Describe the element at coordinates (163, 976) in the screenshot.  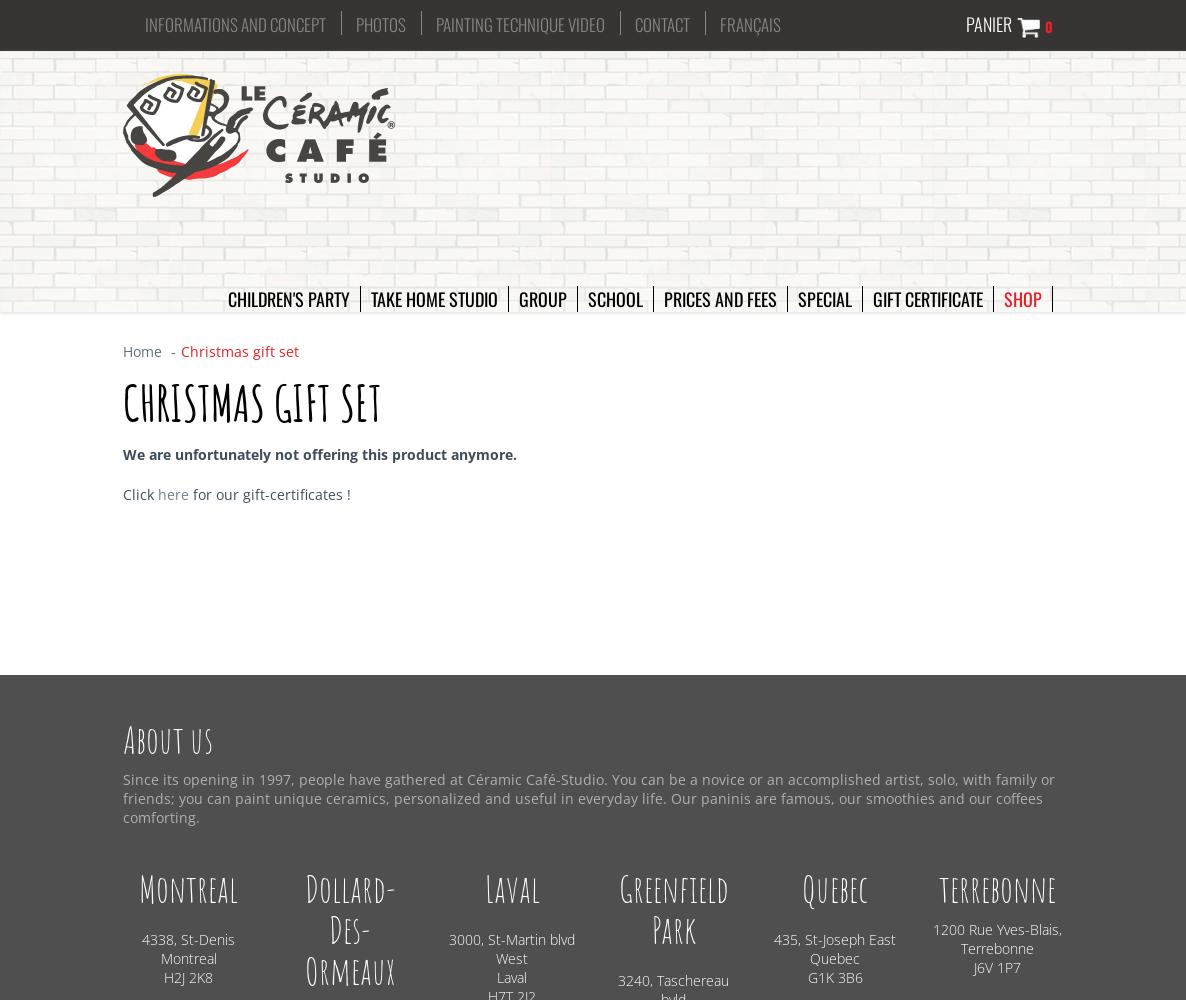
I see `'H2J 2K8'` at that location.